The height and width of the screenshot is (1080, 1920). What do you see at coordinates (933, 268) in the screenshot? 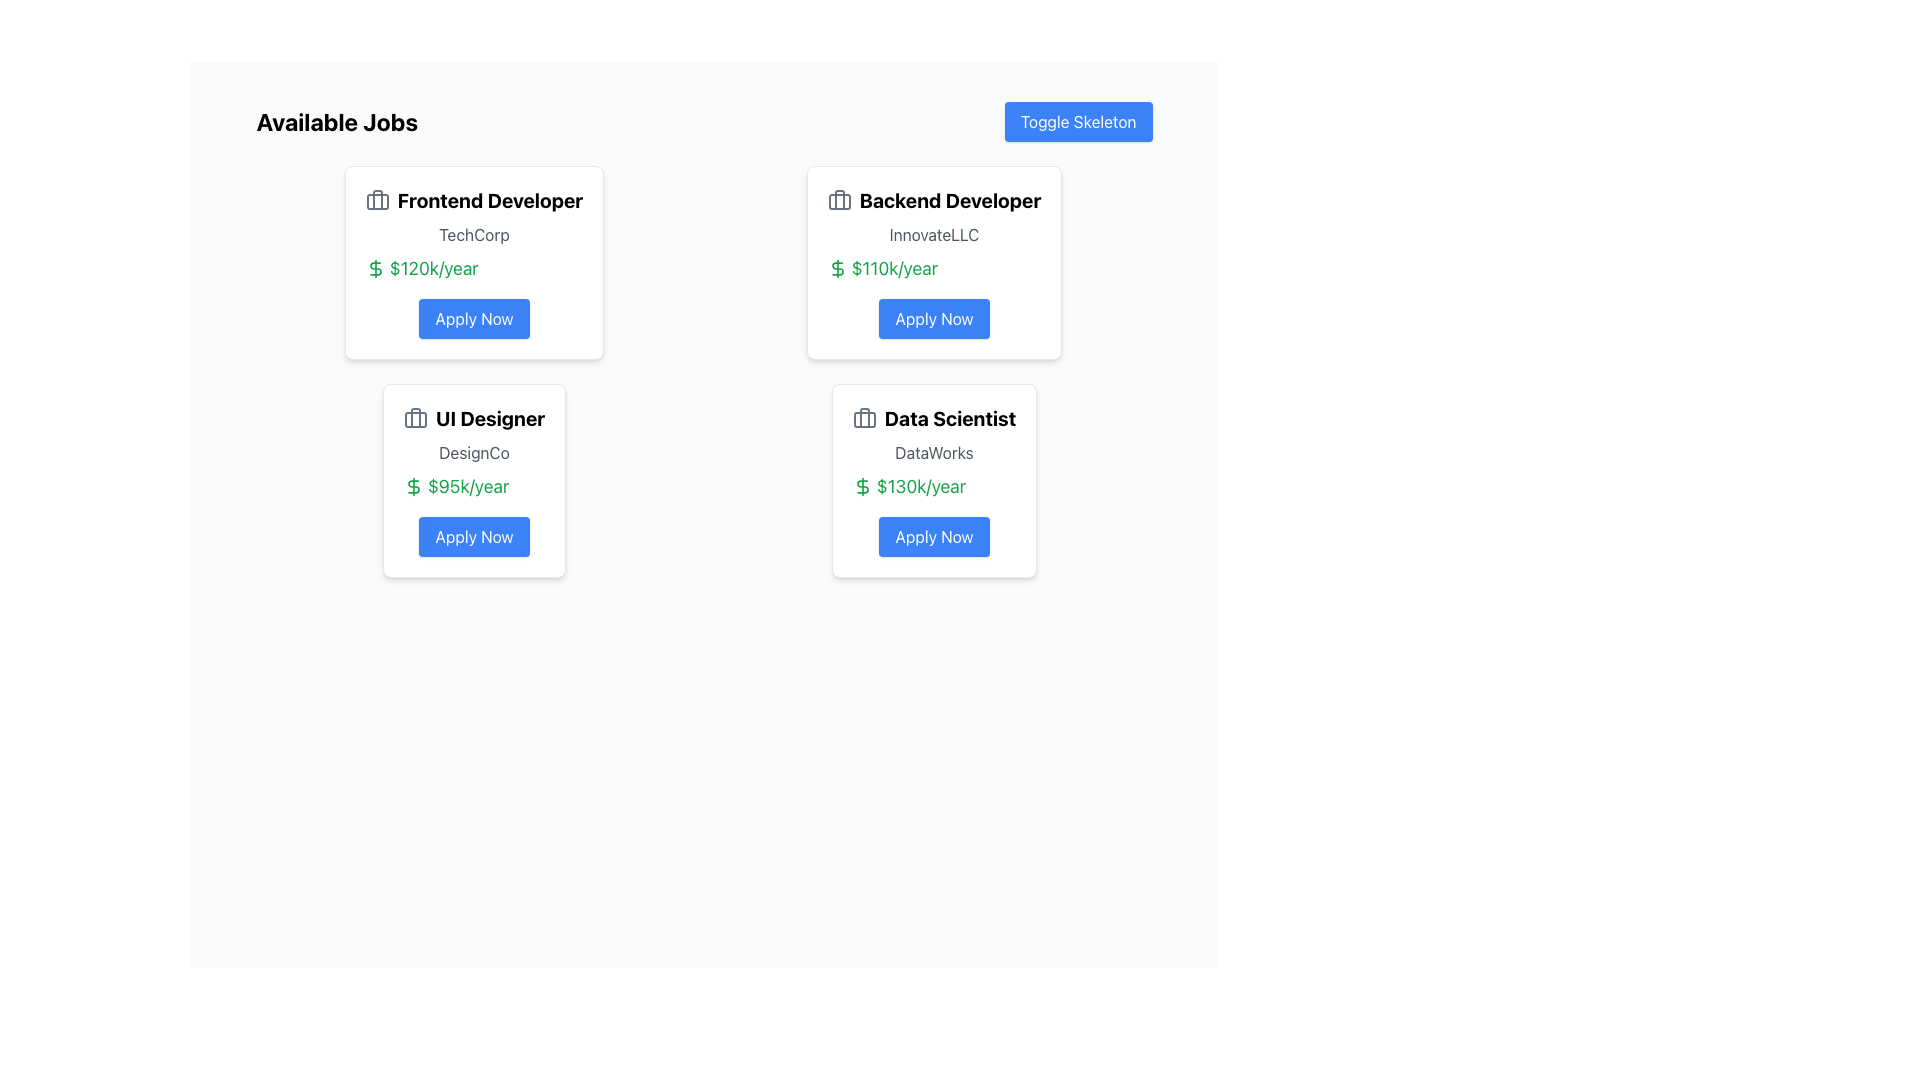
I see `the salary information element displaying '$110k/year' with a green dollar-sign icon, located within the job card for 'Backend Developer' role` at bounding box center [933, 268].